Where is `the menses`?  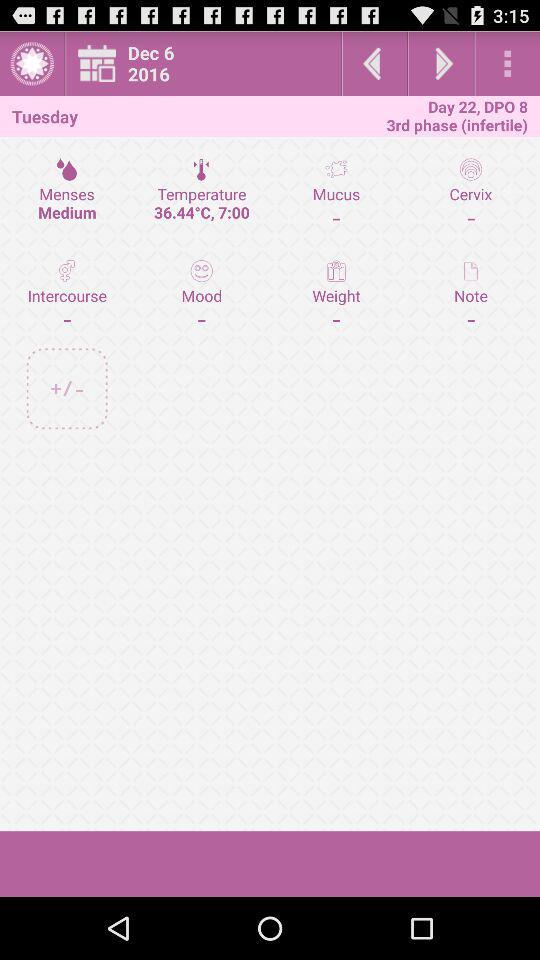
the menses is located at coordinates (67, 193).